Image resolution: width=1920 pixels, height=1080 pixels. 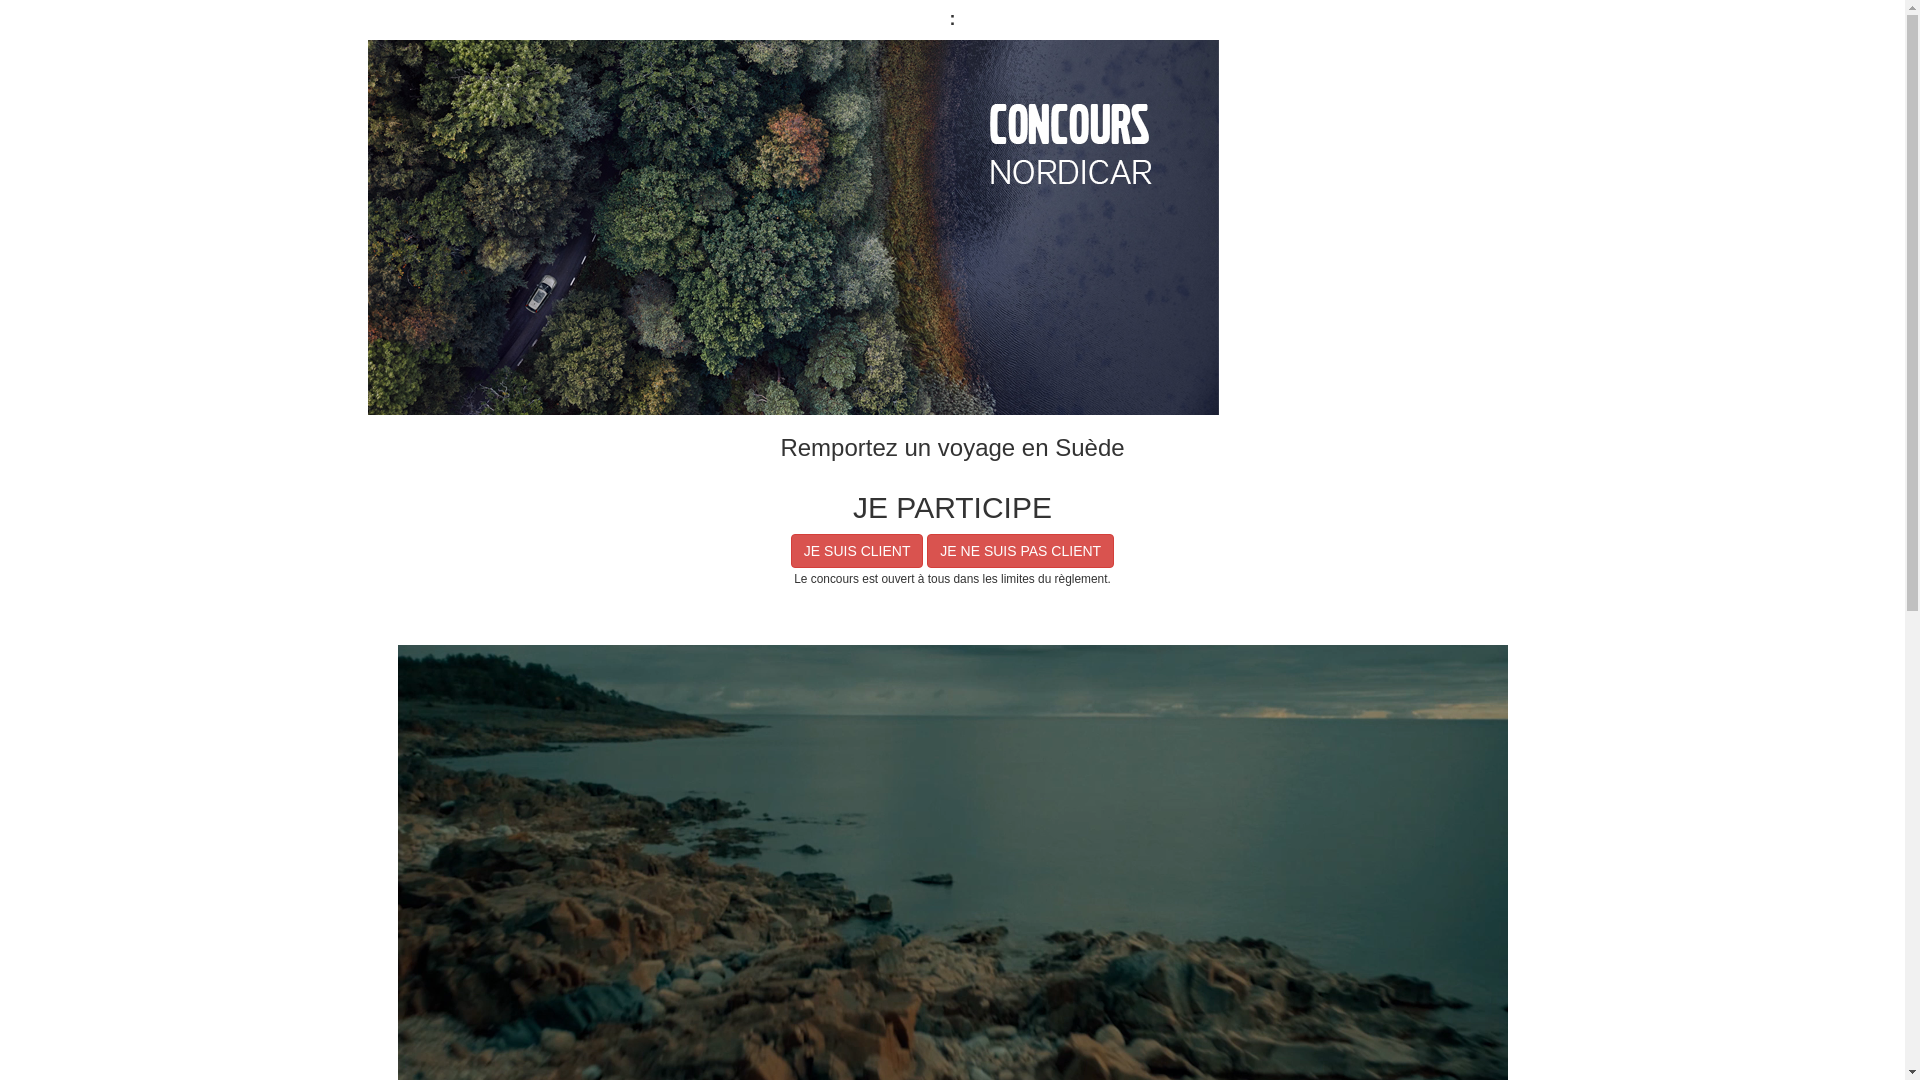 I want to click on 'JE SUIS CLIENT', so click(x=857, y=551).